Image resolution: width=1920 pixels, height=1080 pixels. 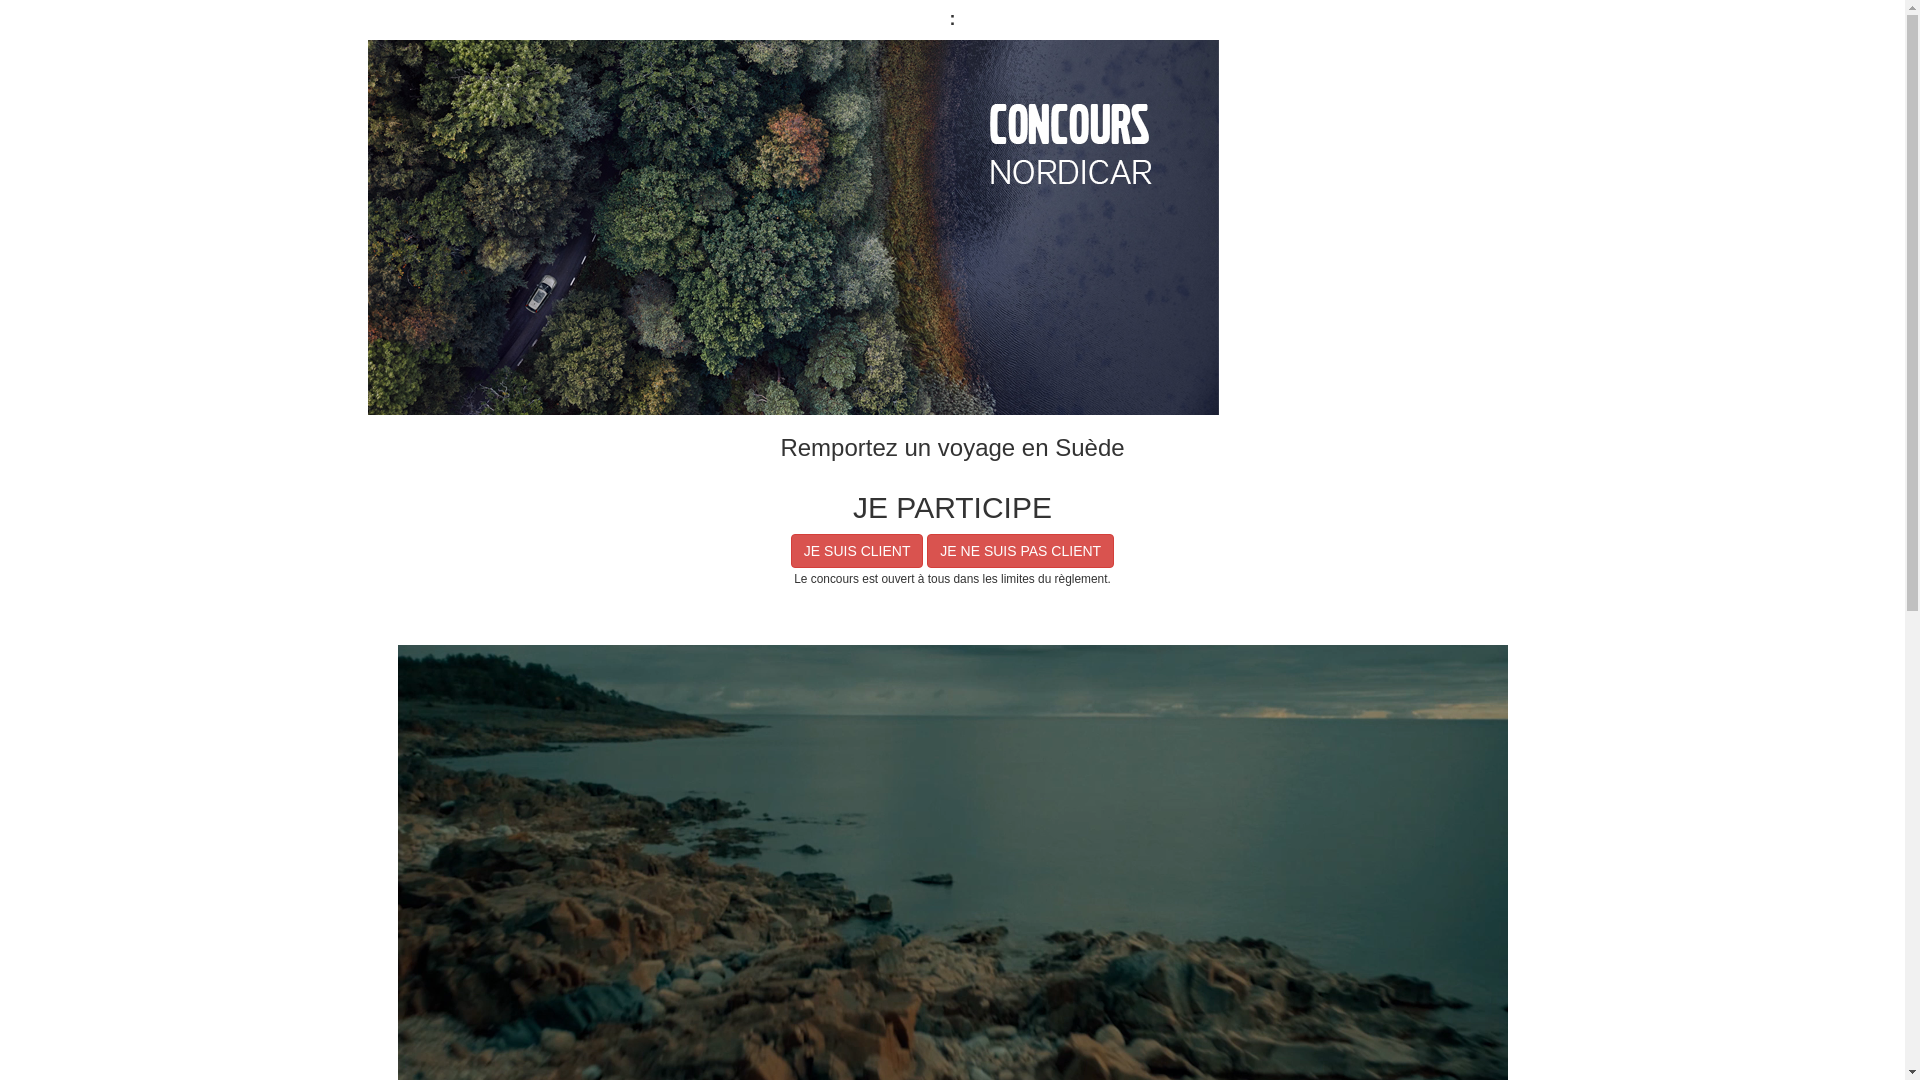 I want to click on 'JE SUIS CLIENT', so click(x=857, y=551).